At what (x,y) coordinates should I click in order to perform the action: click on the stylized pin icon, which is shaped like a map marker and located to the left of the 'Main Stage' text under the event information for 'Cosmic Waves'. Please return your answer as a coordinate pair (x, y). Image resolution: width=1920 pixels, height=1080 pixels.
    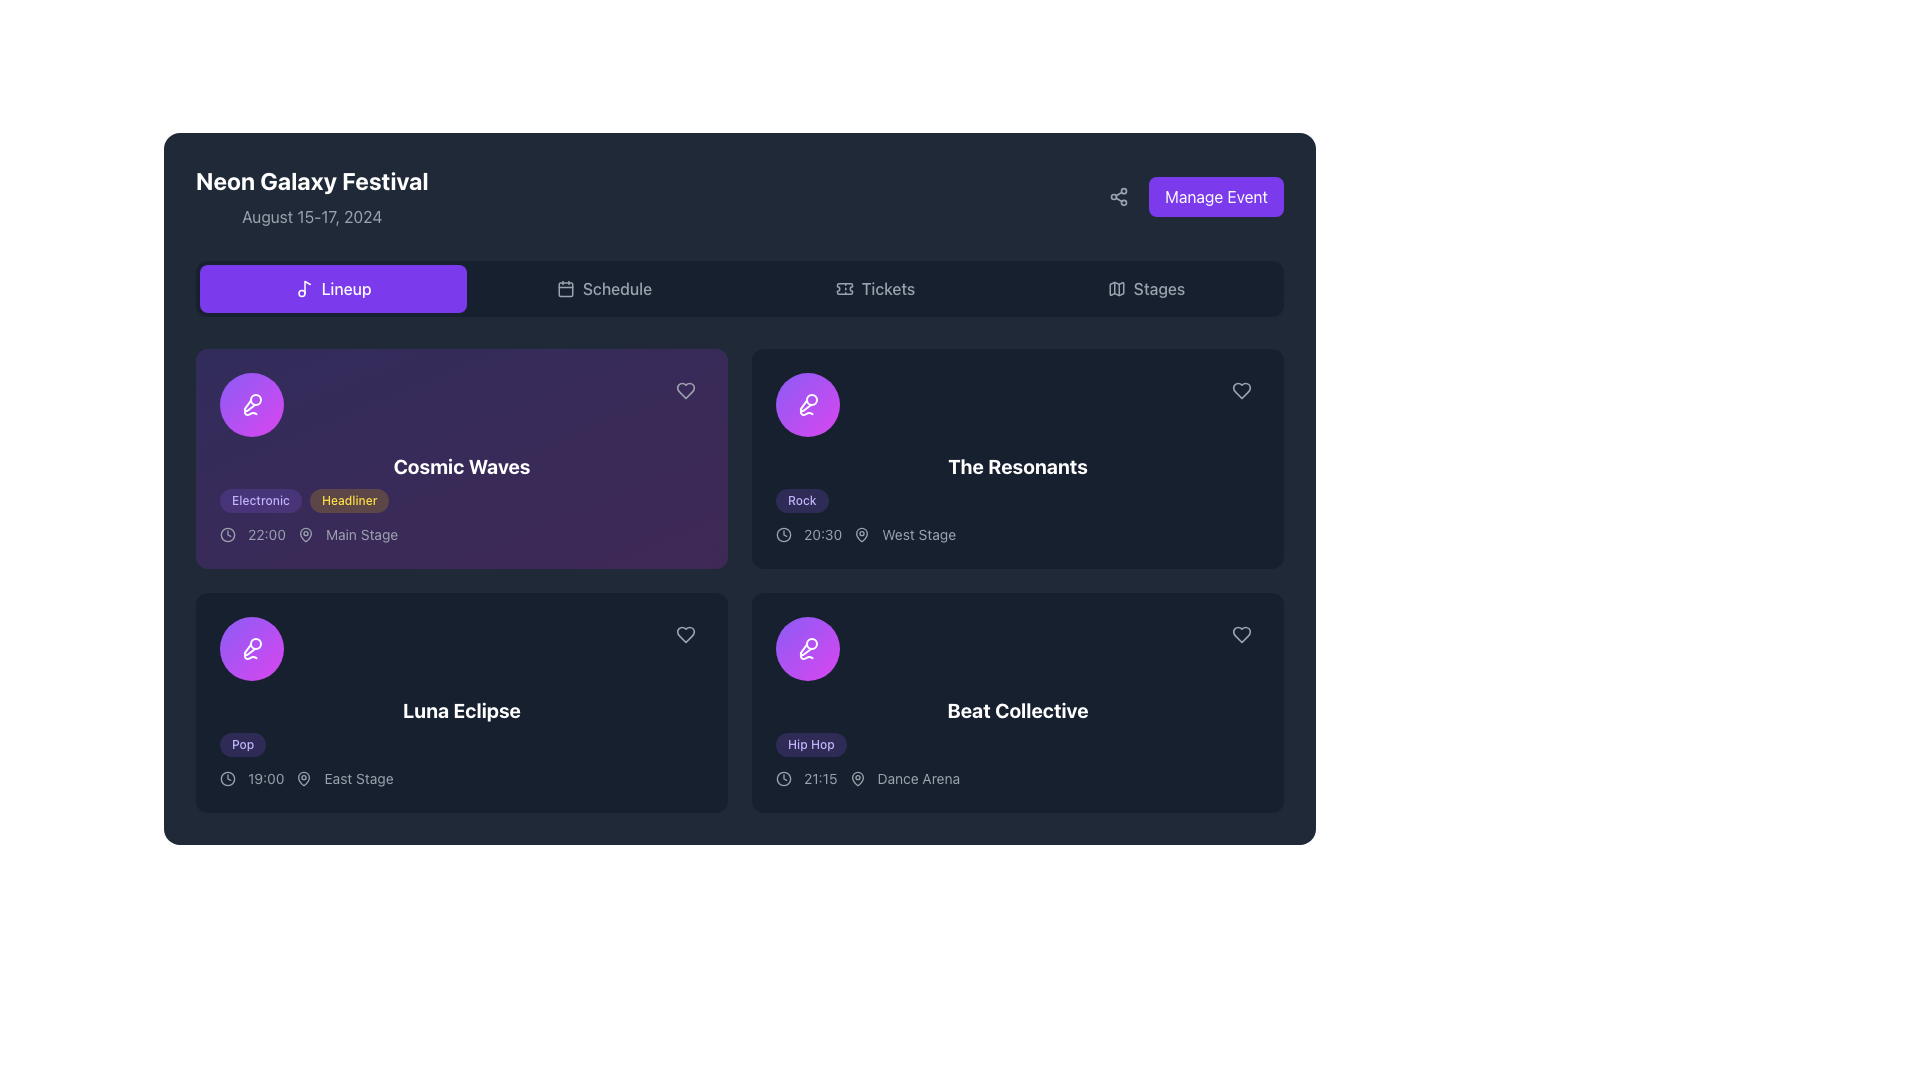
    Looking at the image, I should click on (304, 534).